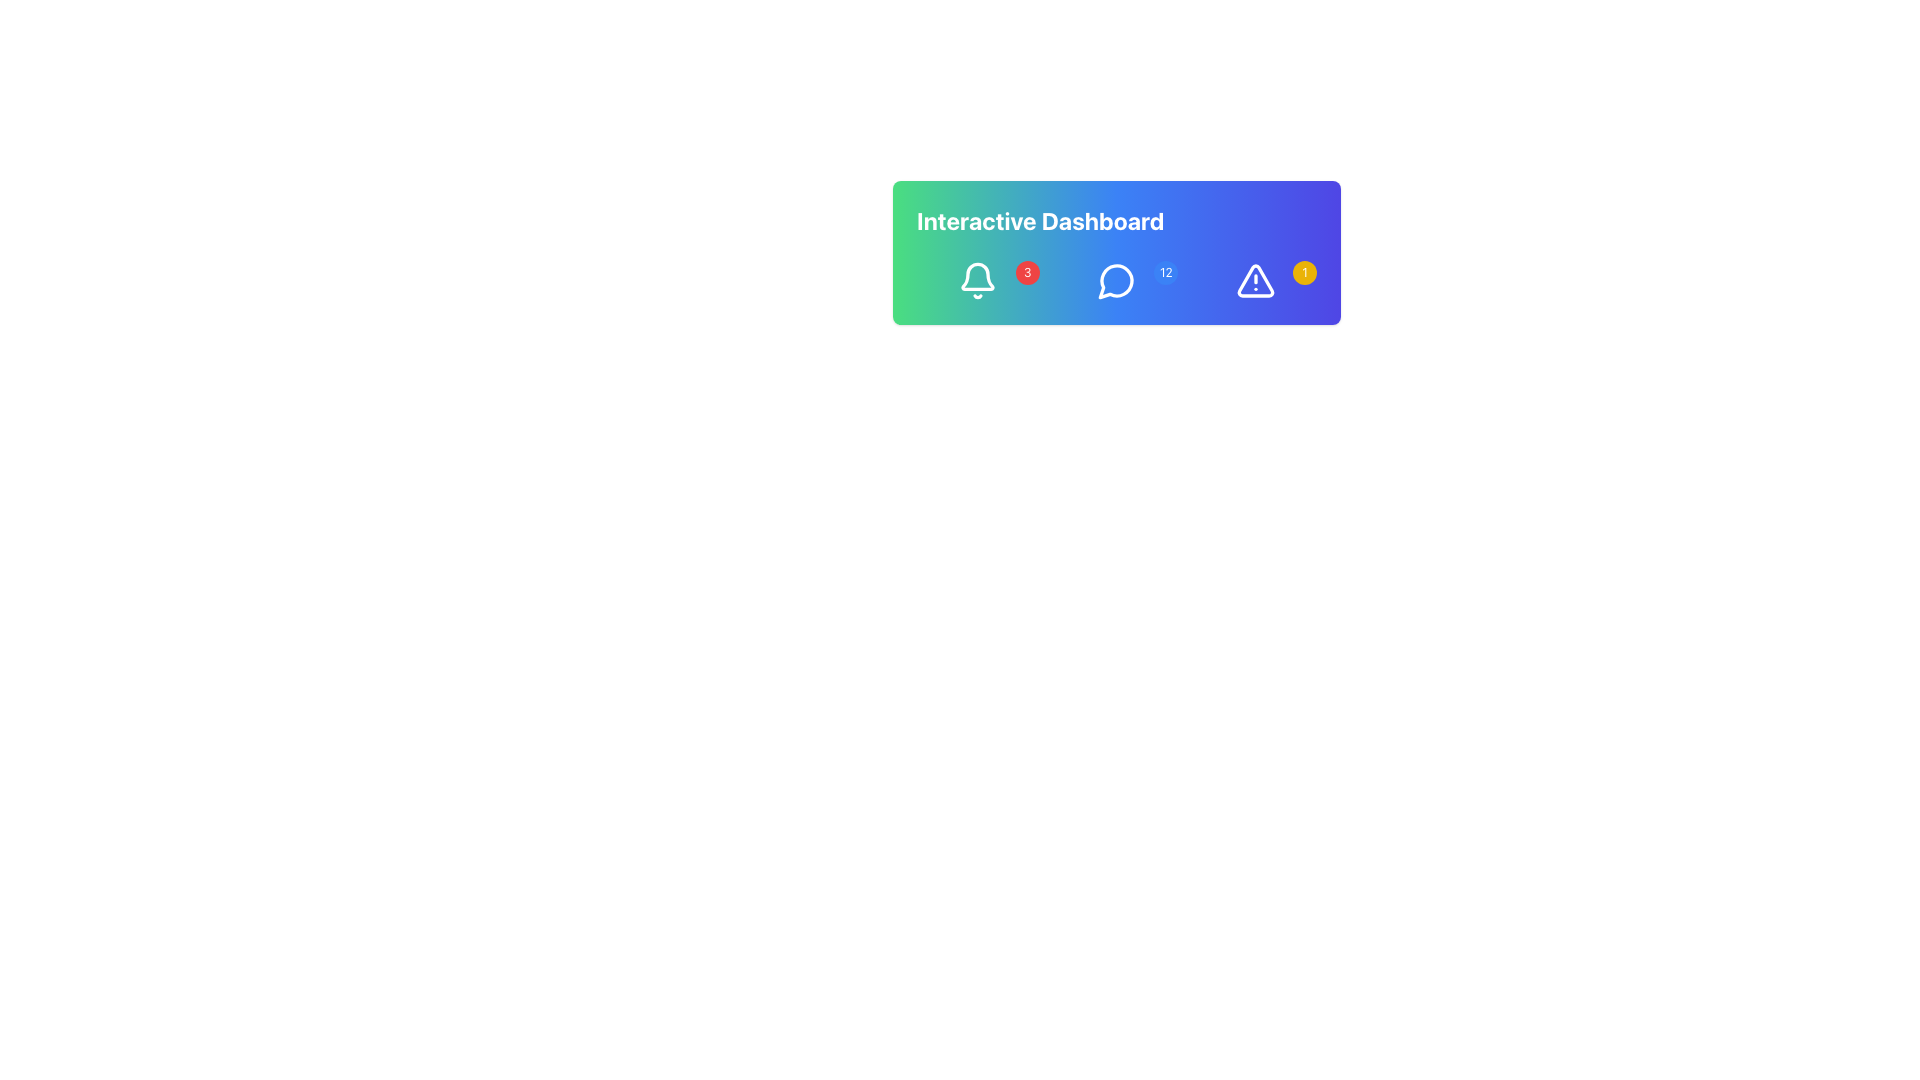  Describe the element at coordinates (1116, 281) in the screenshot. I see `the badge that displays the count of messages or notifications, located at the top-right of the speech bubble icon in the middle column of the content grid` at that location.